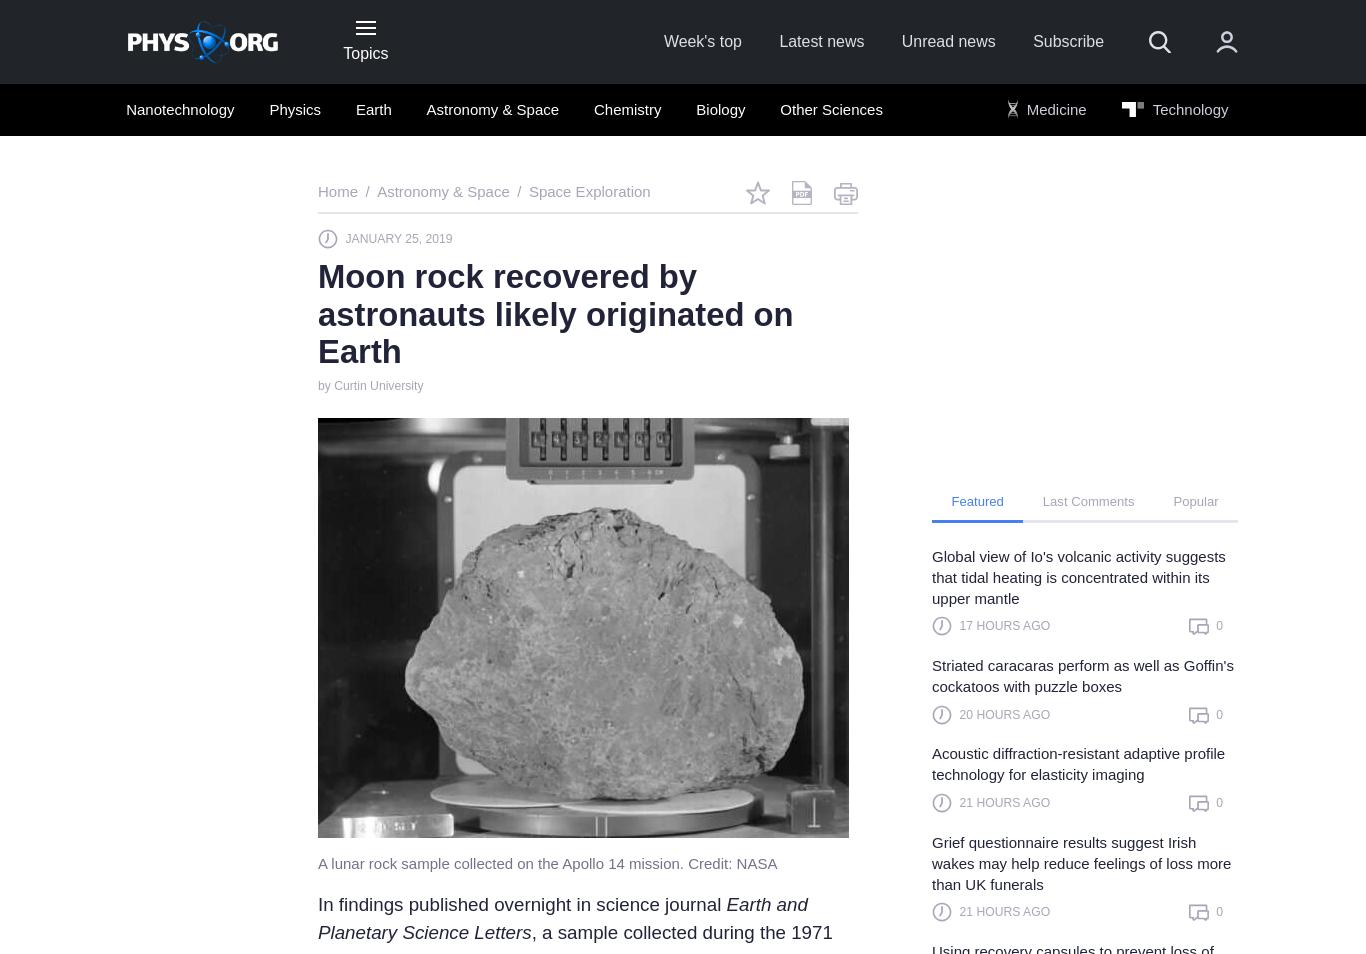 The image size is (1366, 954). What do you see at coordinates (675, 752) in the screenshot?
I see `'Donate and enjoy an ad-free experience'` at bounding box center [675, 752].